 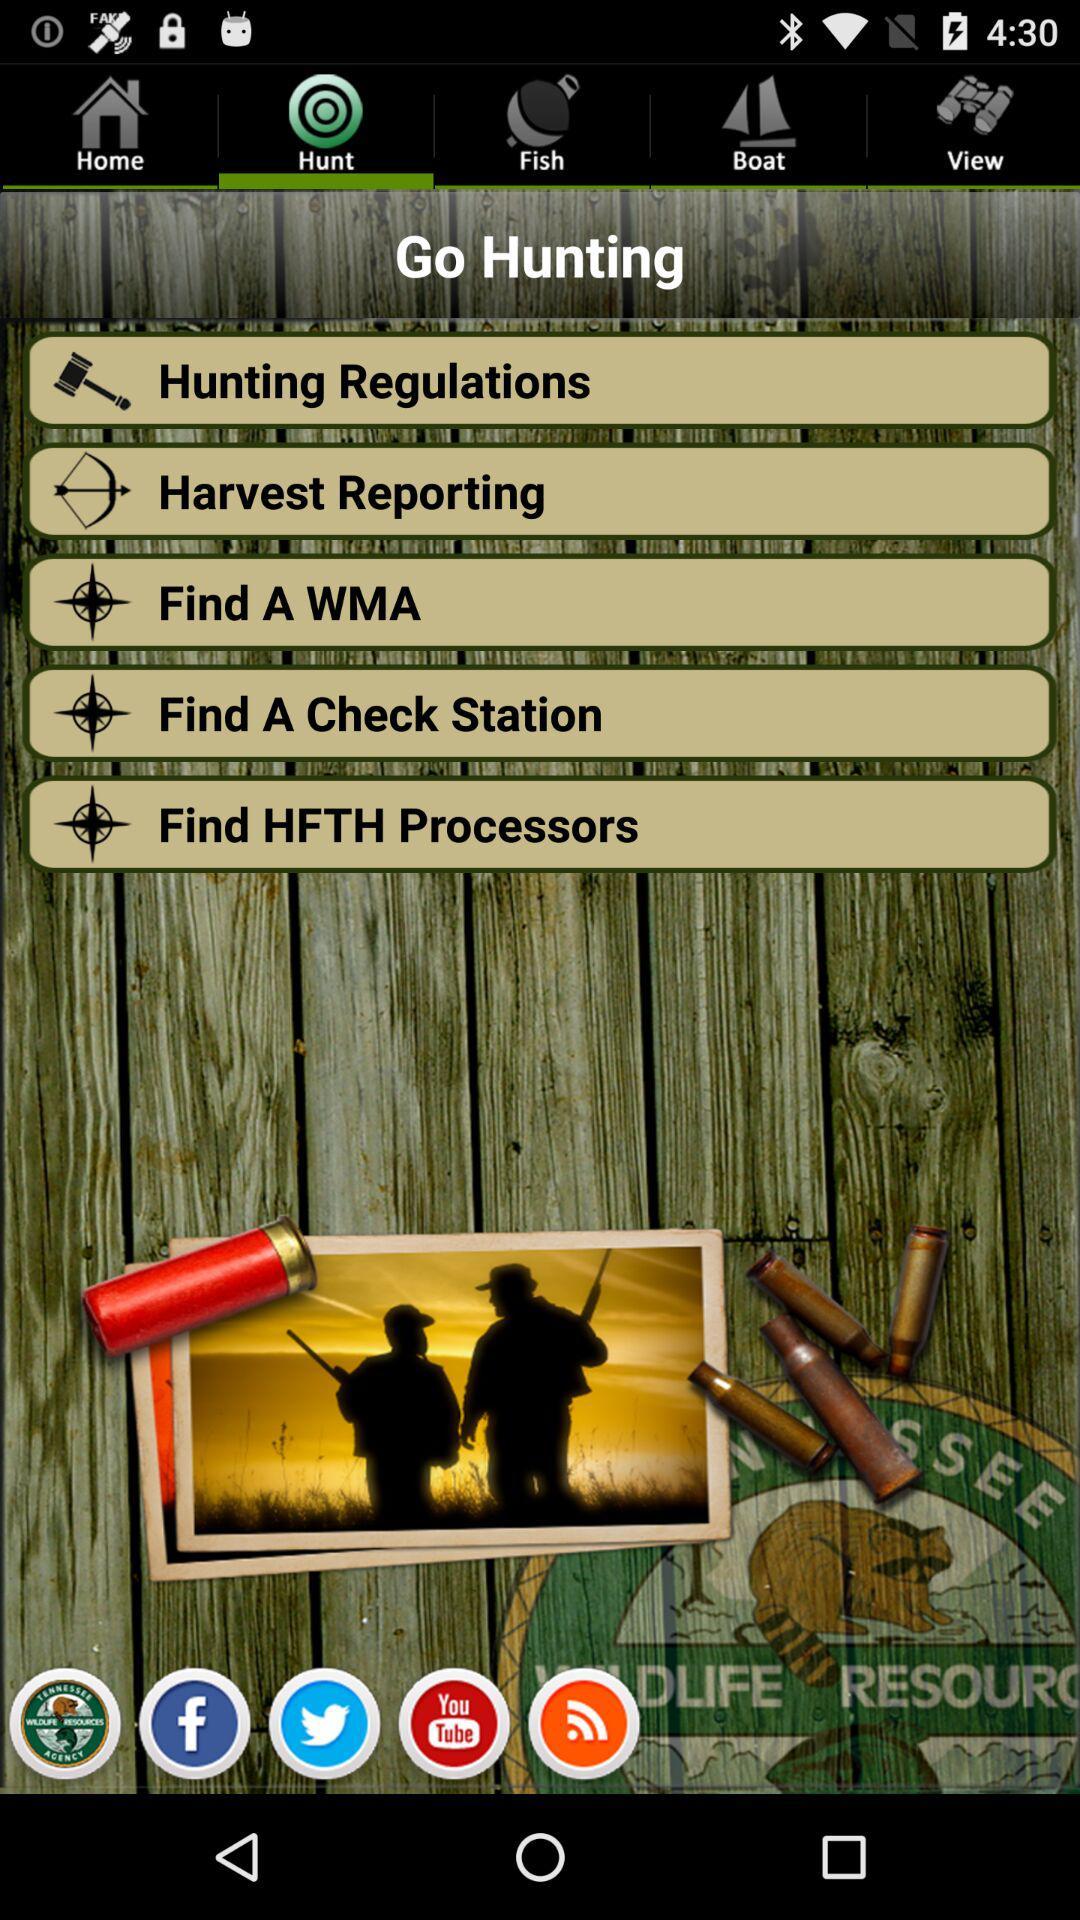 I want to click on the twitter icon, so click(x=323, y=1849).